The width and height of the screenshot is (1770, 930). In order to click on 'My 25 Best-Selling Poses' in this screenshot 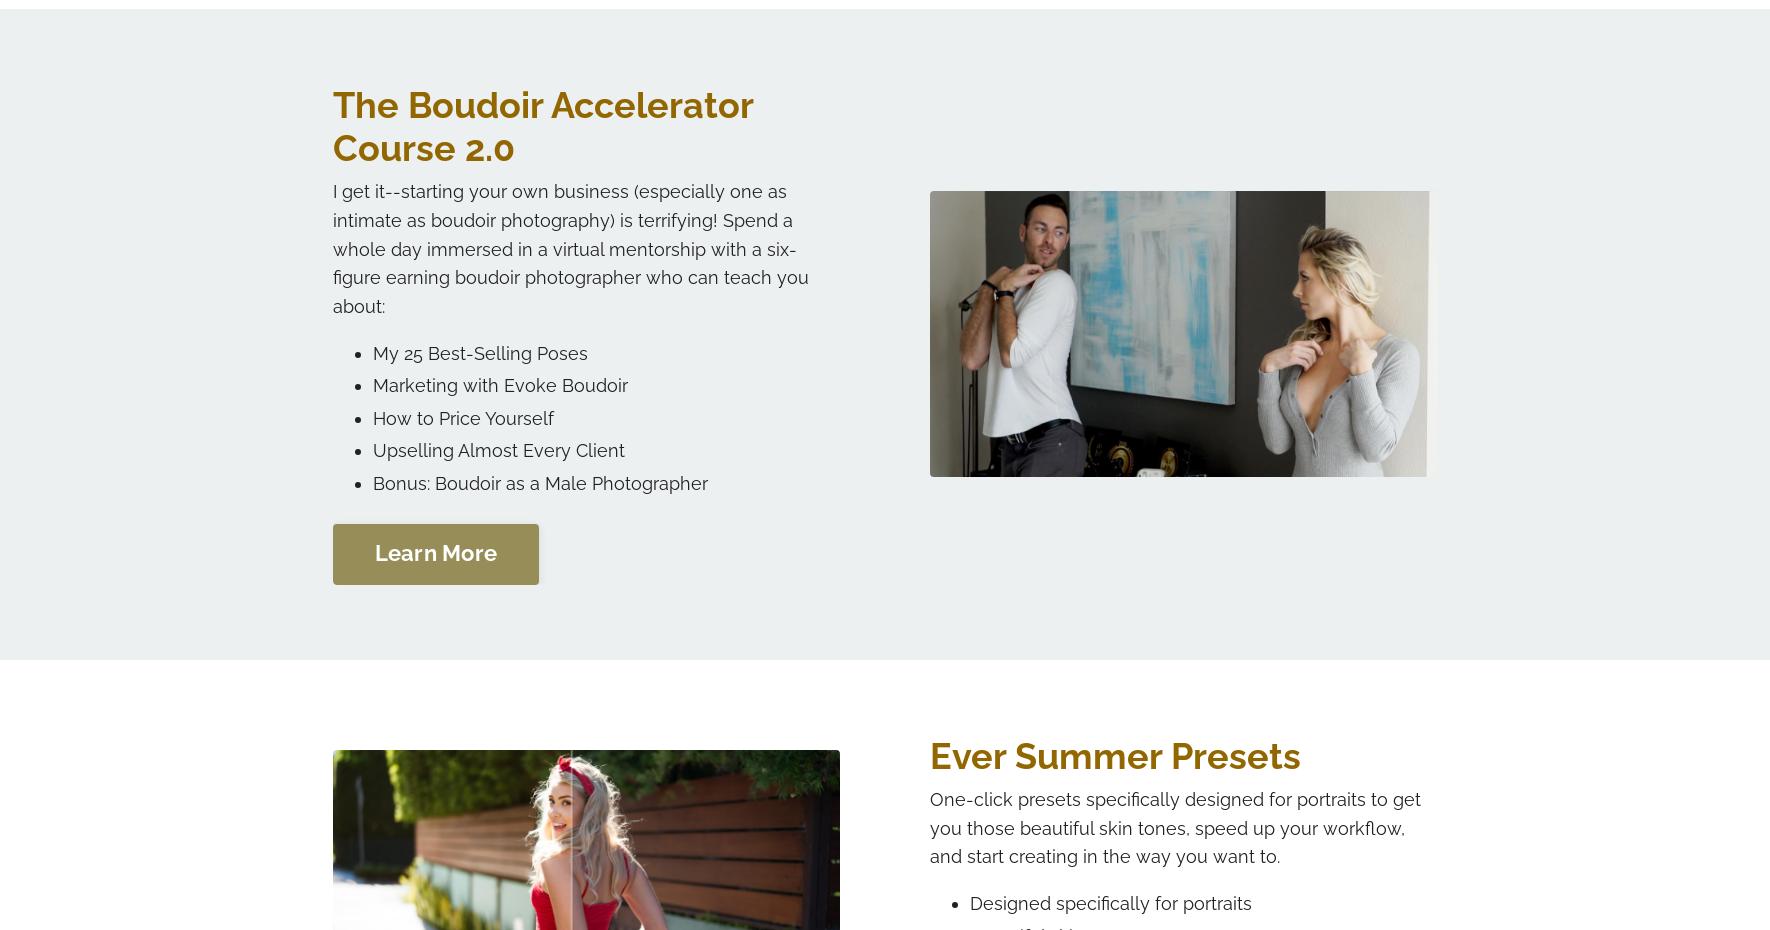, I will do `click(371, 351)`.